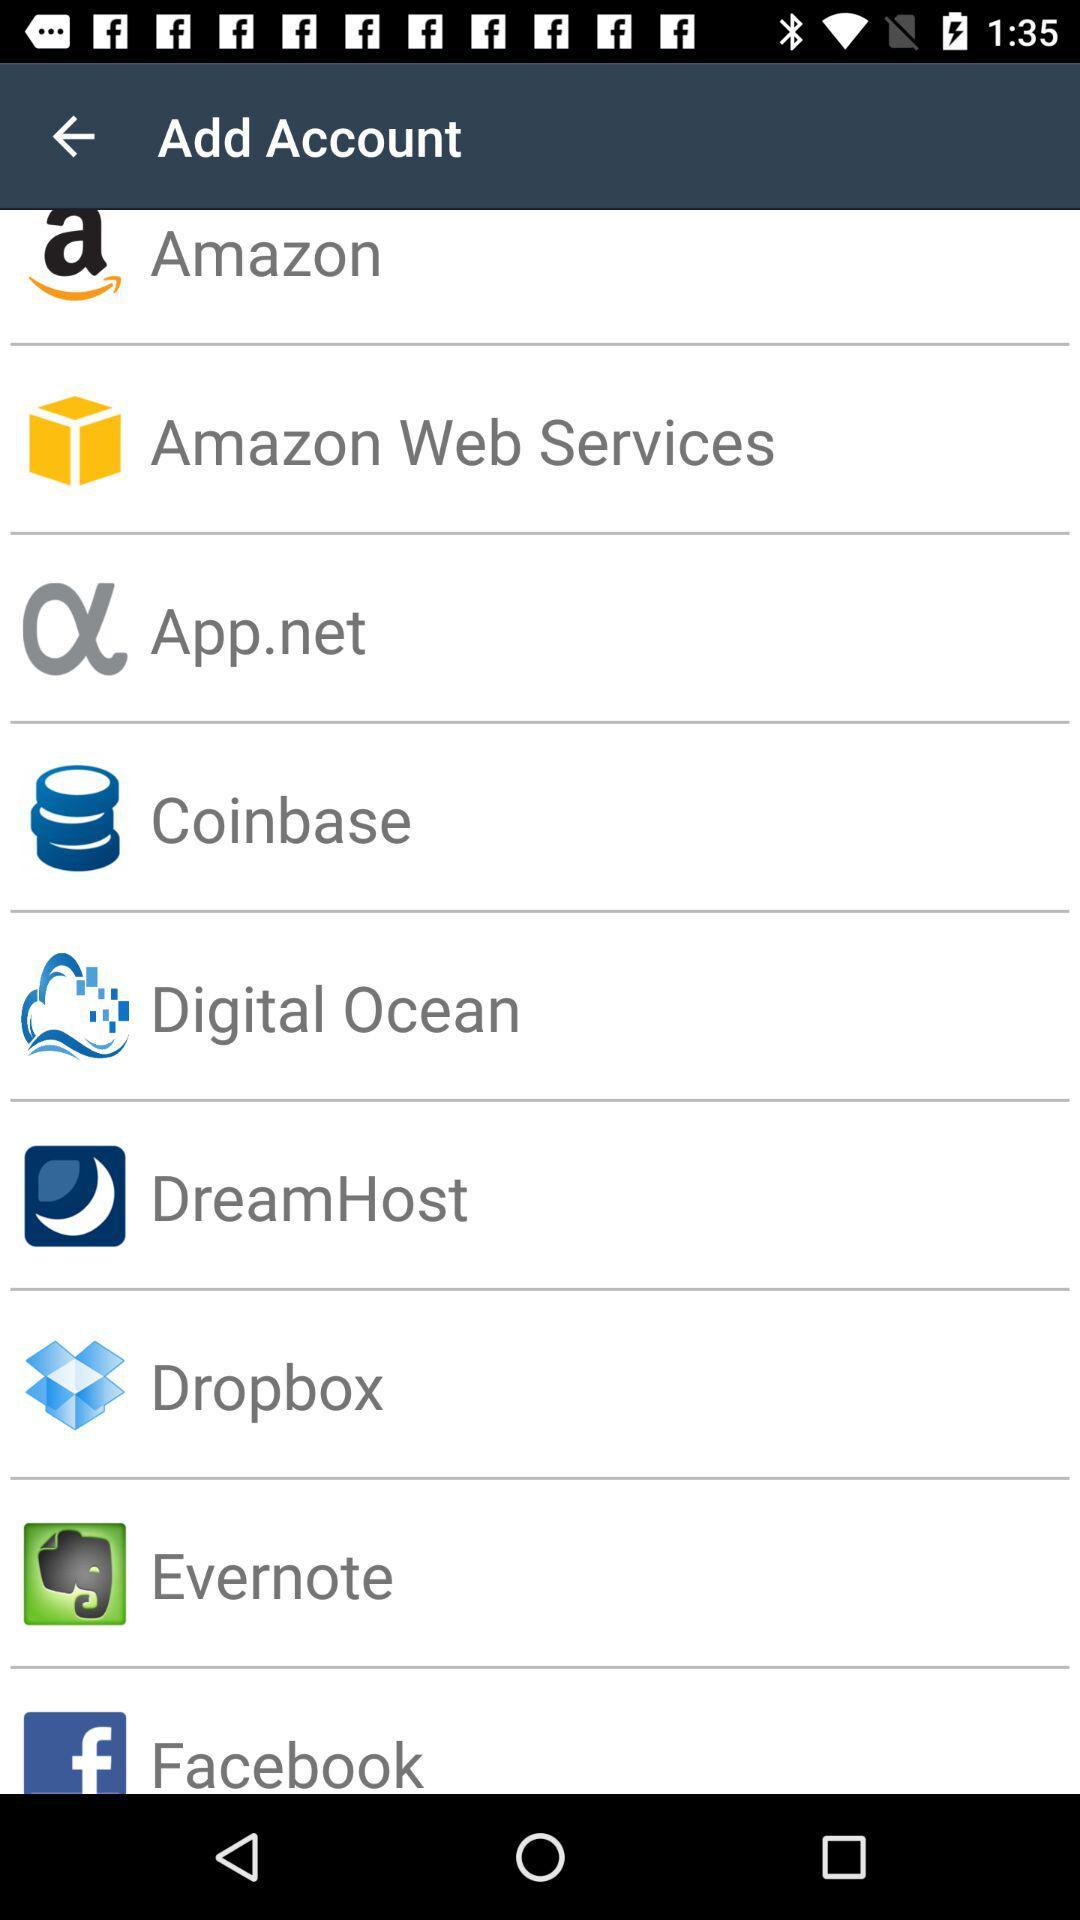 This screenshot has height=1920, width=1080. What do you see at coordinates (613, 1384) in the screenshot?
I see `the dropbox app` at bounding box center [613, 1384].